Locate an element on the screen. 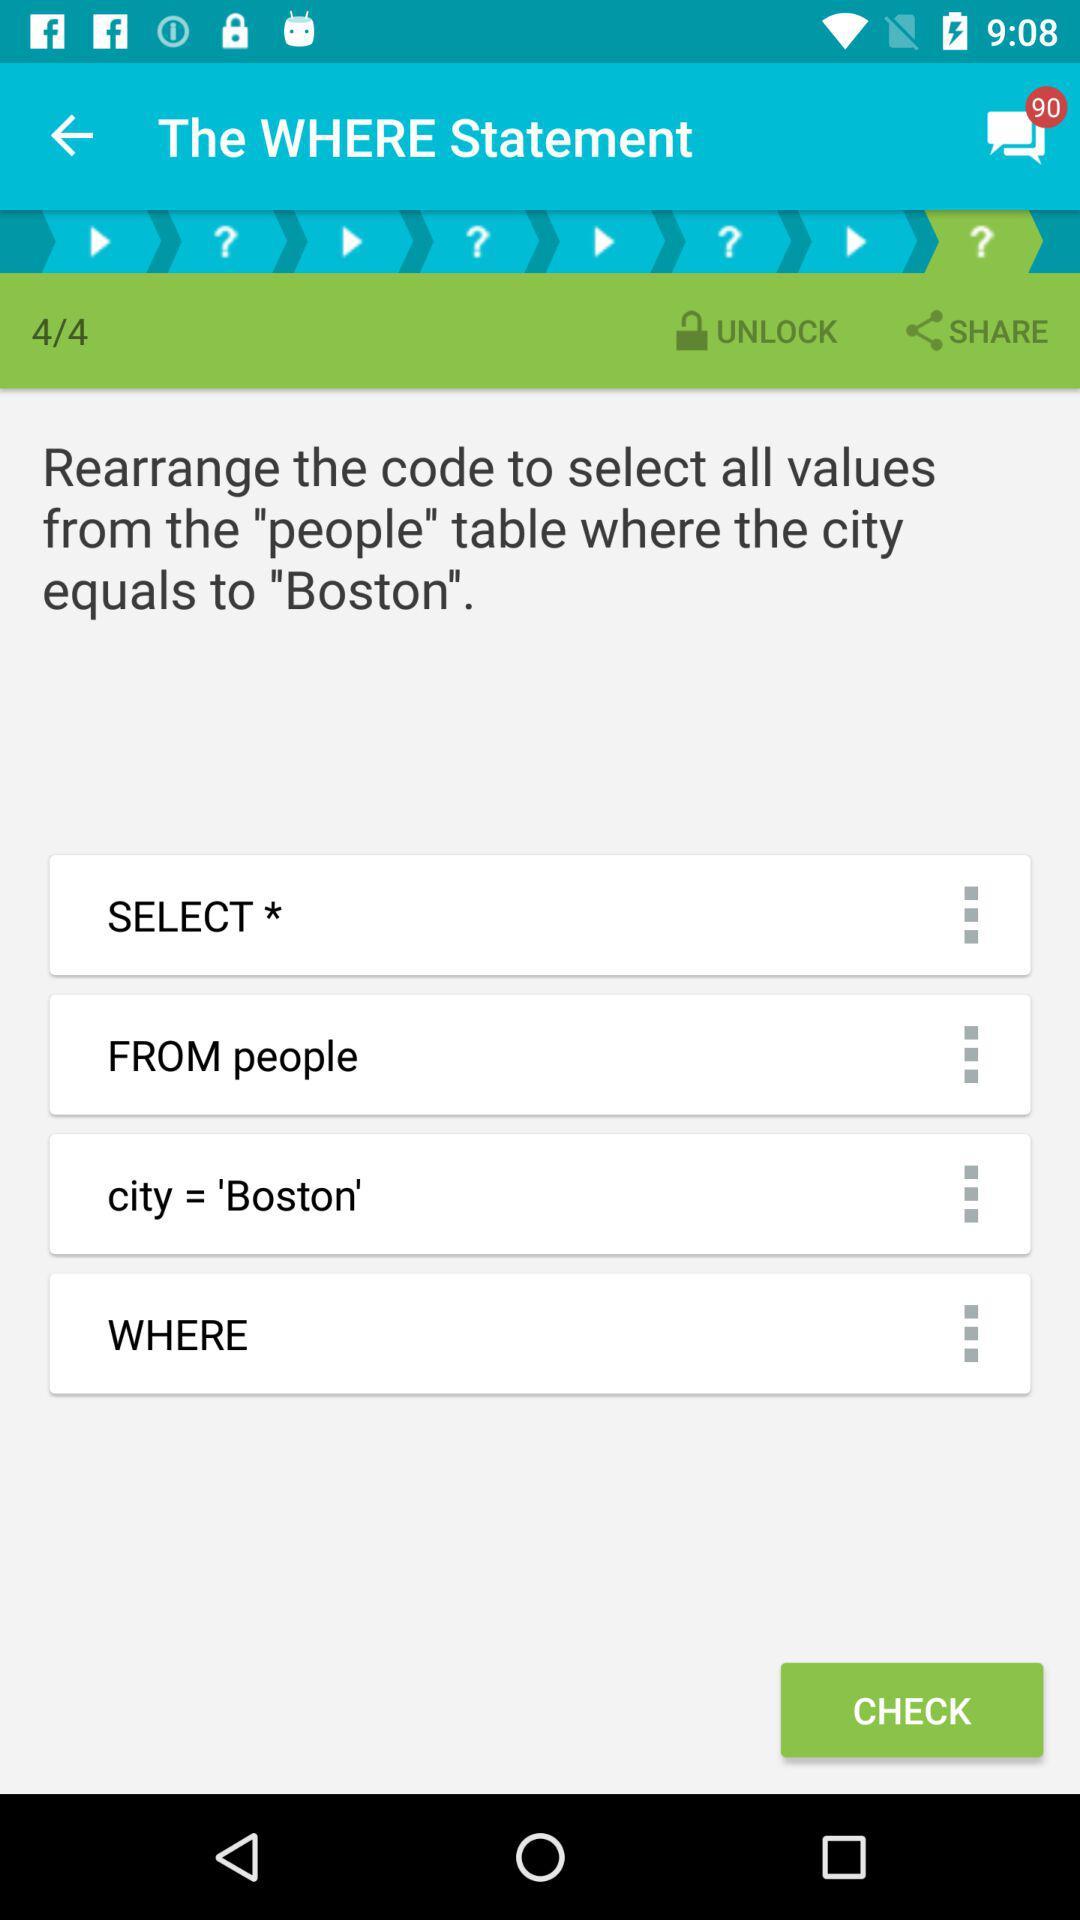  play option is located at coordinates (350, 240).